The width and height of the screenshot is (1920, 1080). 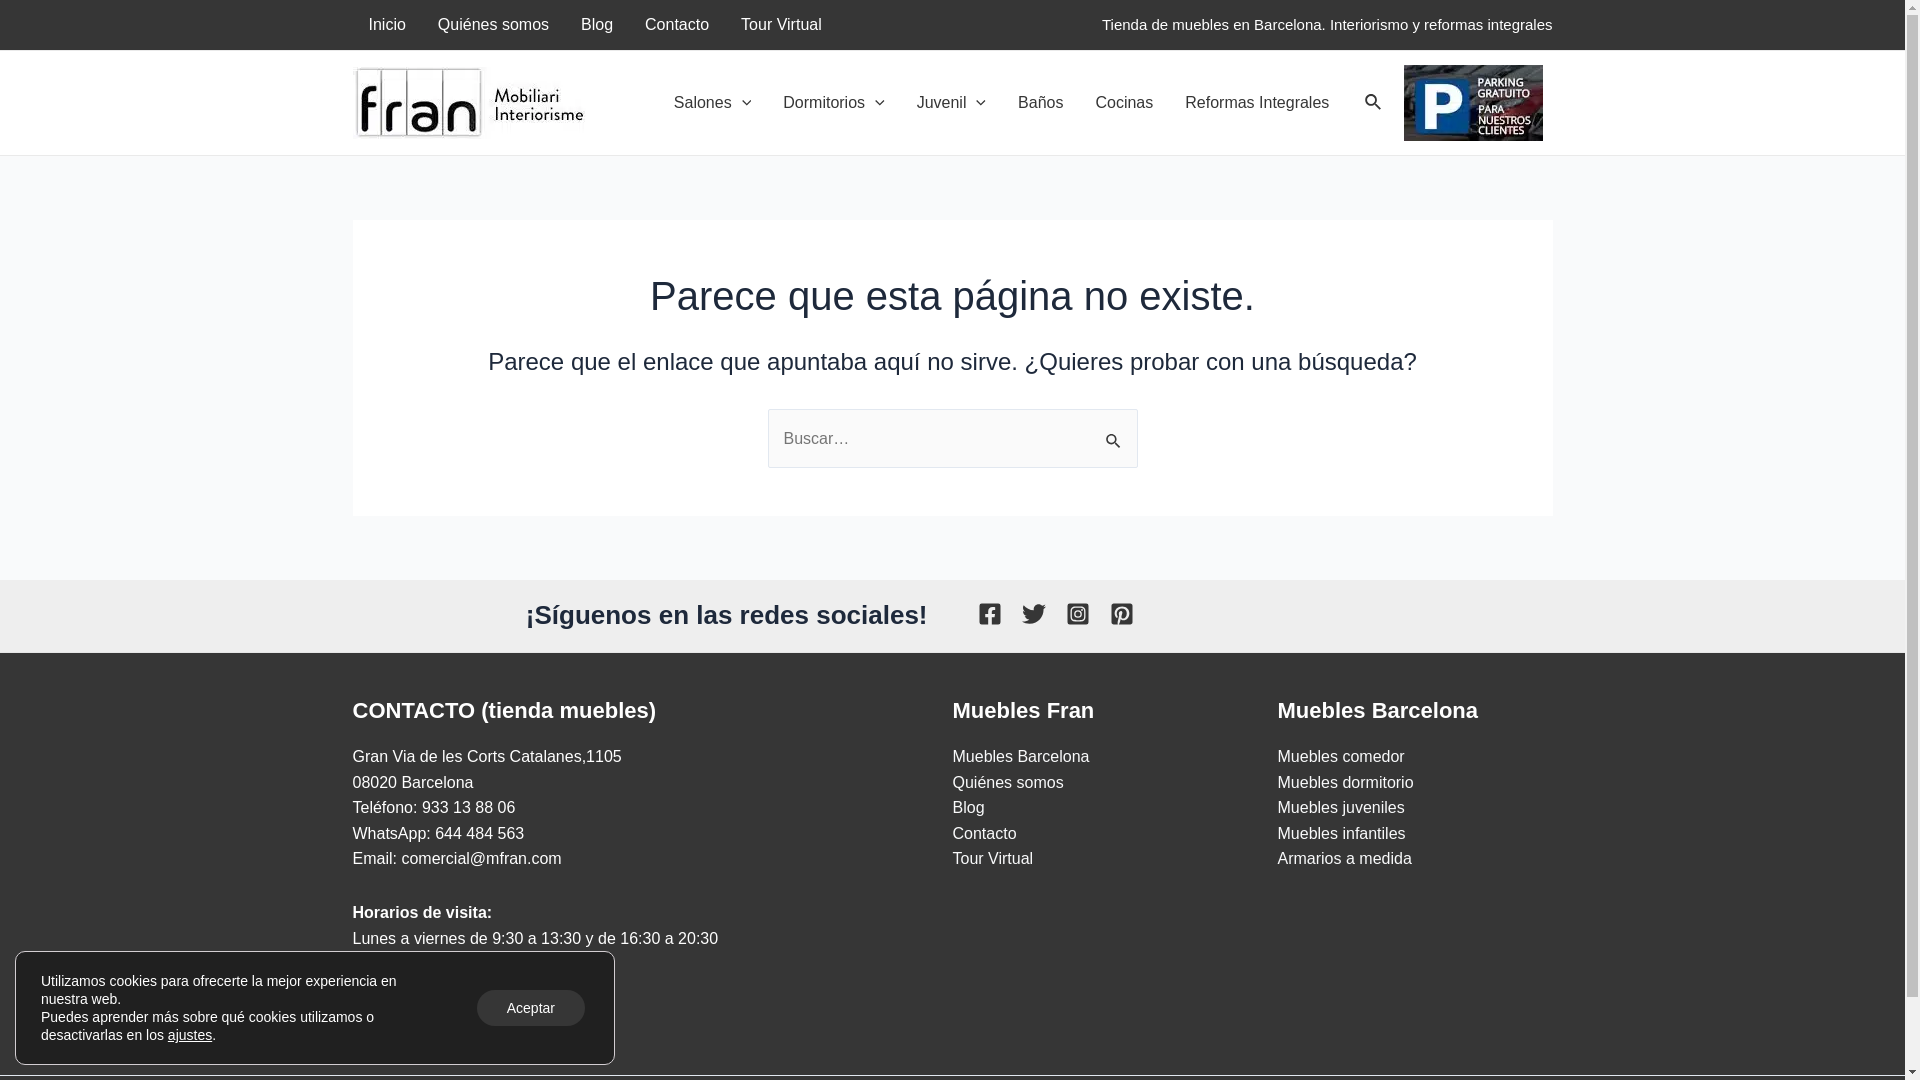 What do you see at coordinates (400, 857) in the screenshot?
I see `'comercial@mfran.com'` at bounding box center [400, 857].